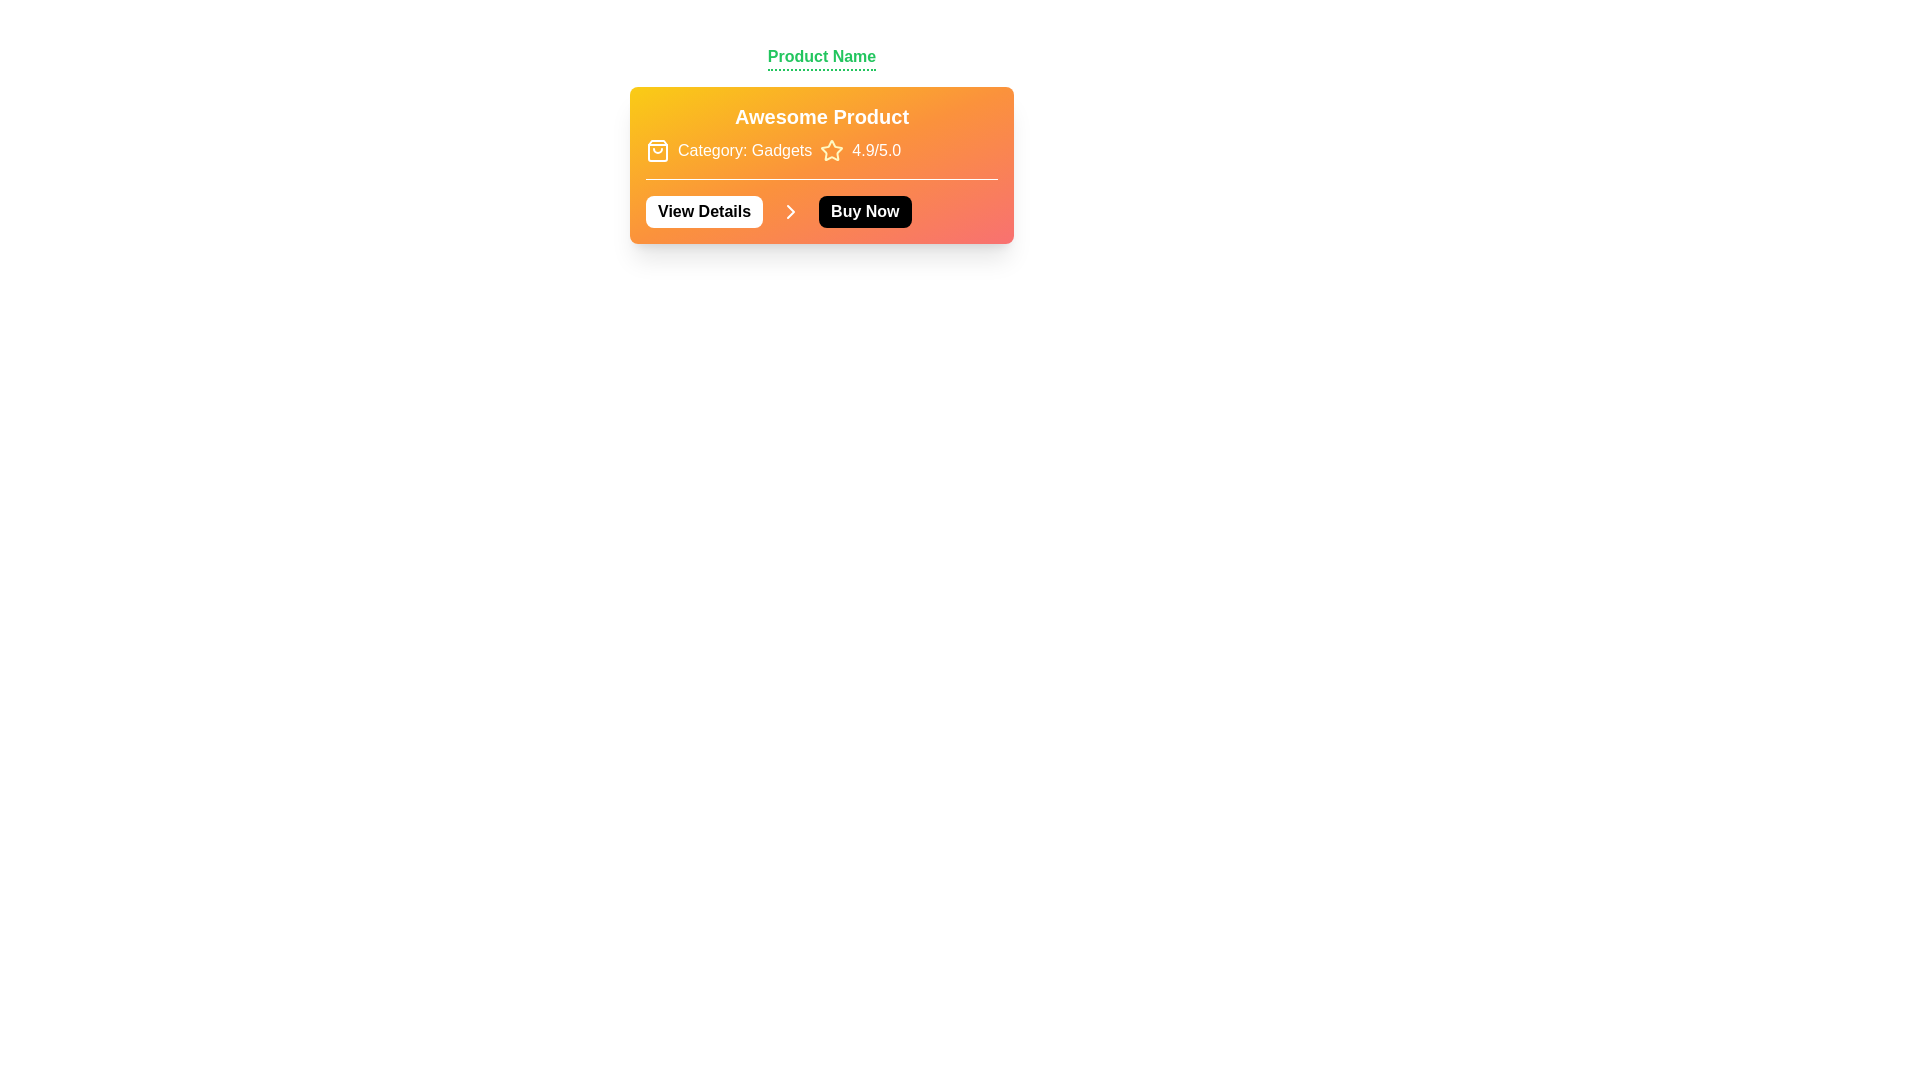 This screenshot has width=1920, height=1080. What do you see at coordinates (704, 212) in the screenshot?
I see `the first button in the horizontal row that allows users` at bounding box center [704, 212].